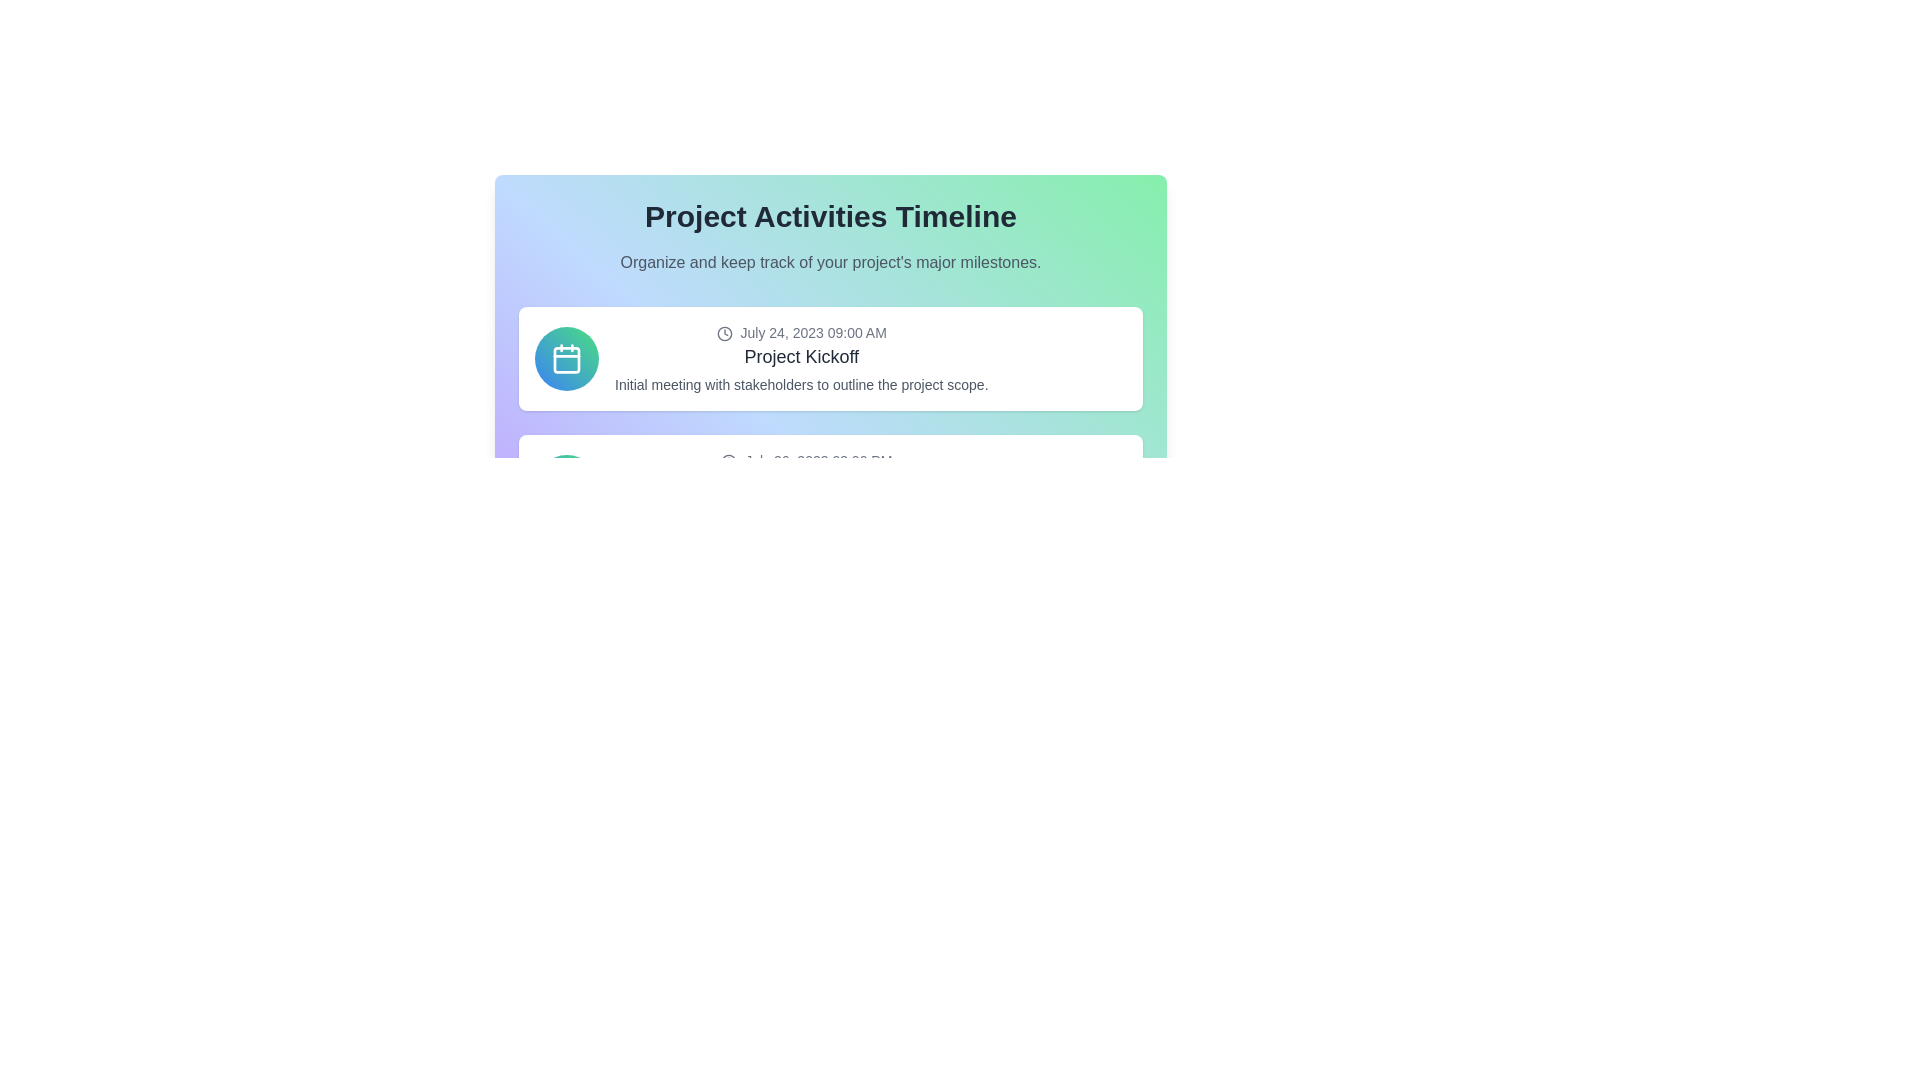 Image resolution: width=1920 pixels, height=1080 pixels. What do you see at coordinates (565, 357) in the screenshot?
I see `the circular icon with a gradient fill transitioning from blue to green, which contains a white calendar symbol in the center, located to the left of the text content inside a project kickoff card layout` at bounding box center [565, 357].